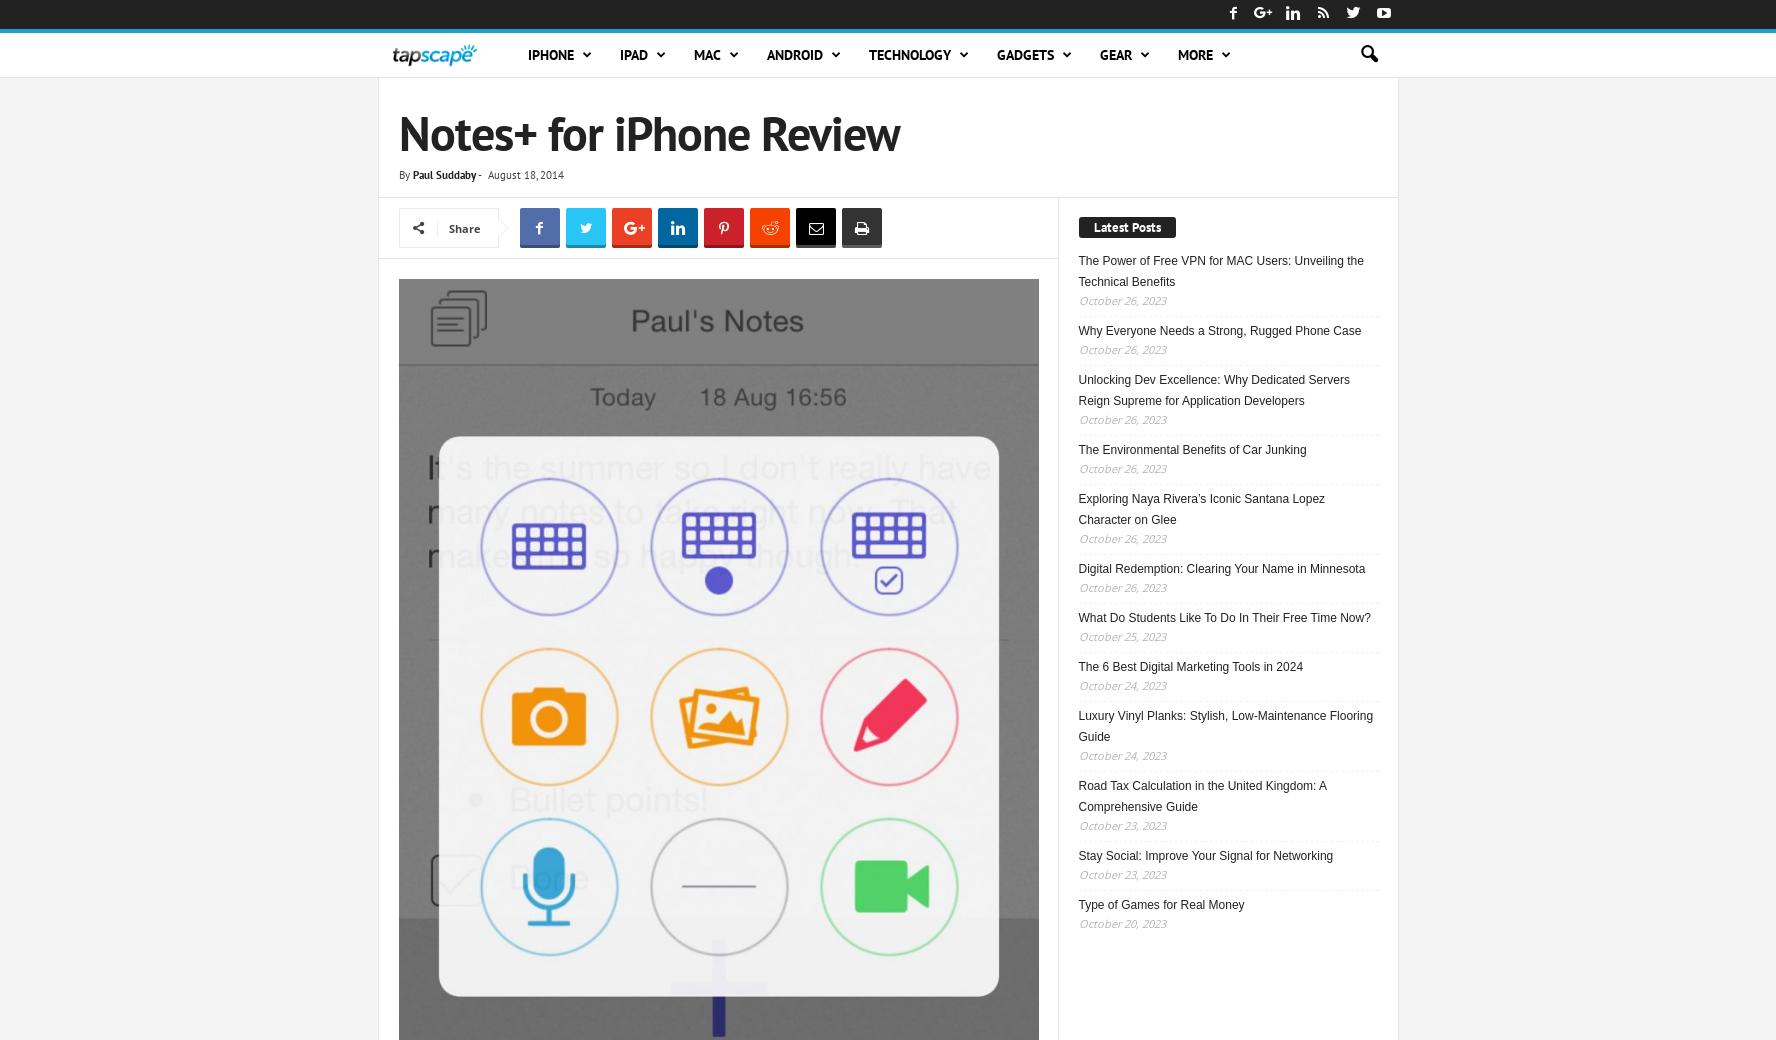  Describe the element at coordinates (1220, 567) in the screenshot. I see `'Digital Redemption: Clearing Your Name in Minnesota'` at that location.